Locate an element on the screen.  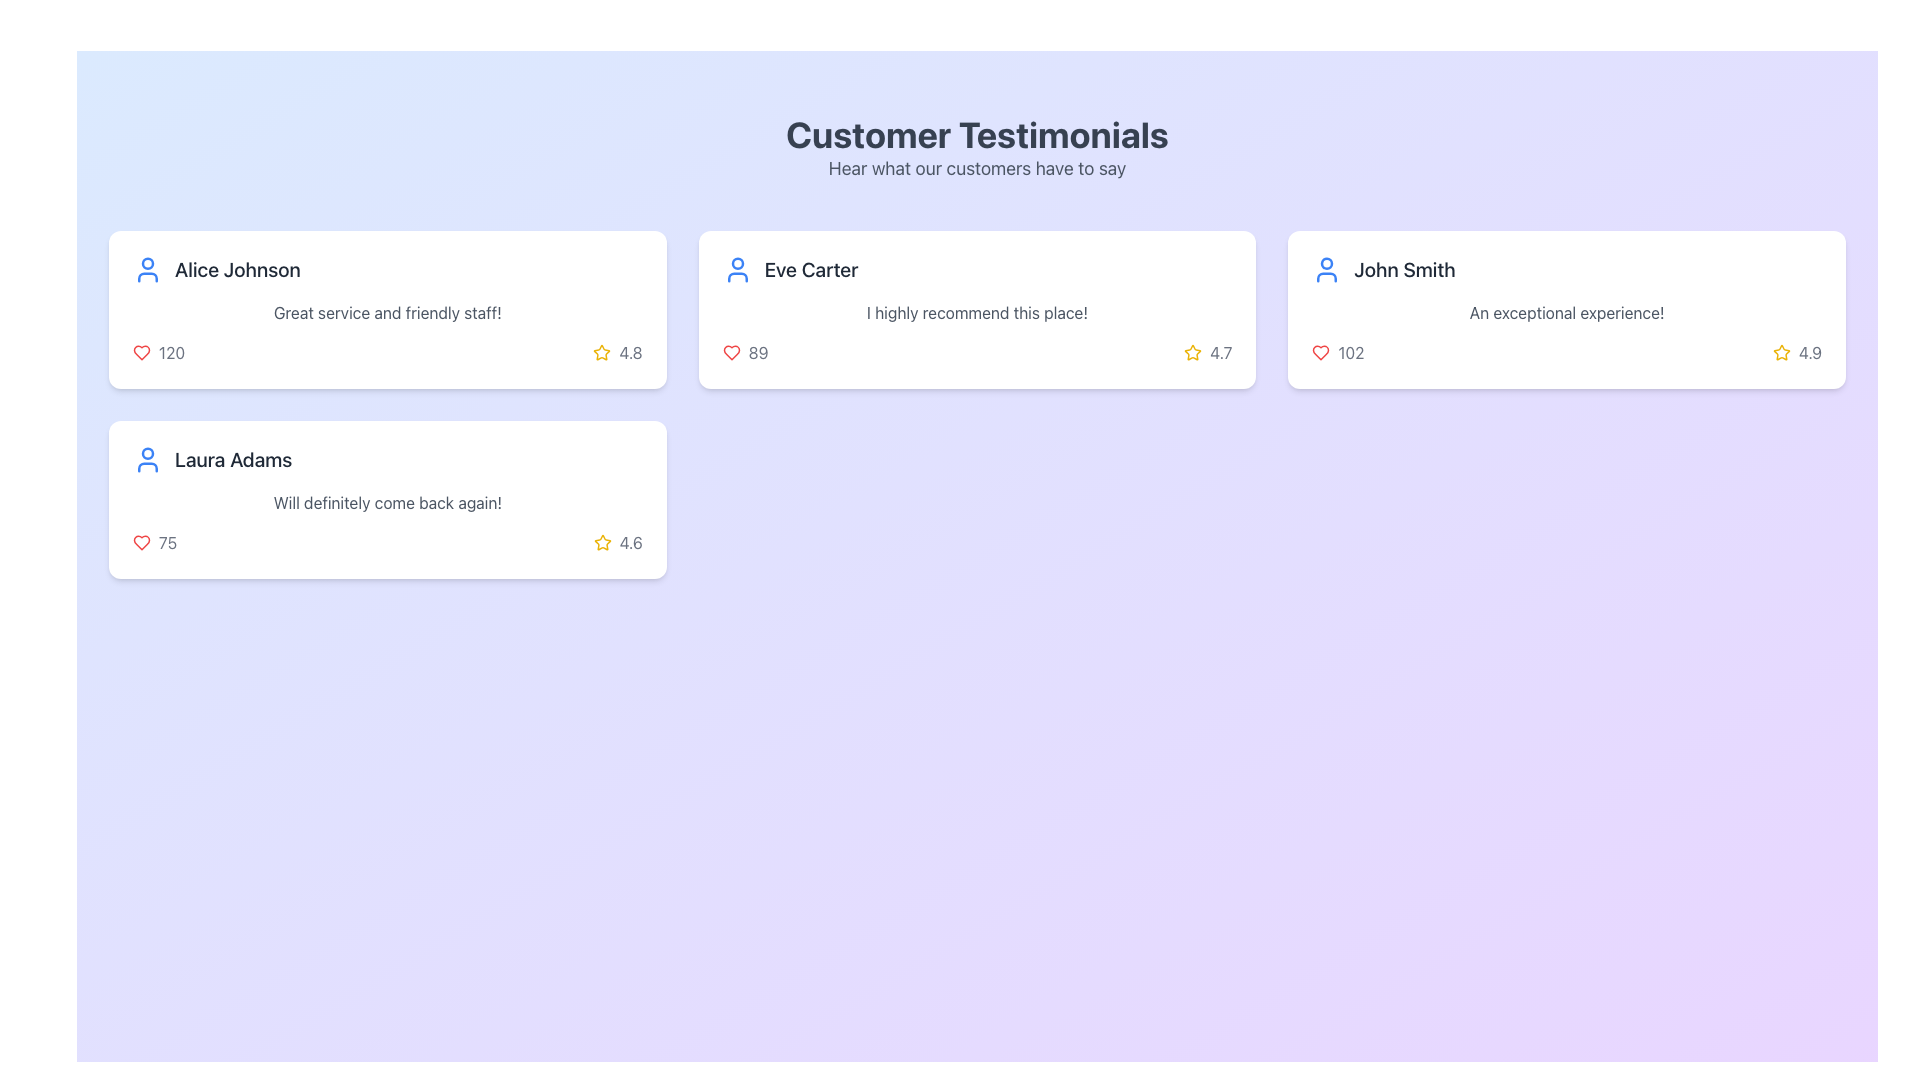
the numeric text '120' which is styled in a sans-serif font and located inside a testimonial card under the title 'Alice Johnson', immediately to the right of a red heart icon is located at coordinates (172, 352).